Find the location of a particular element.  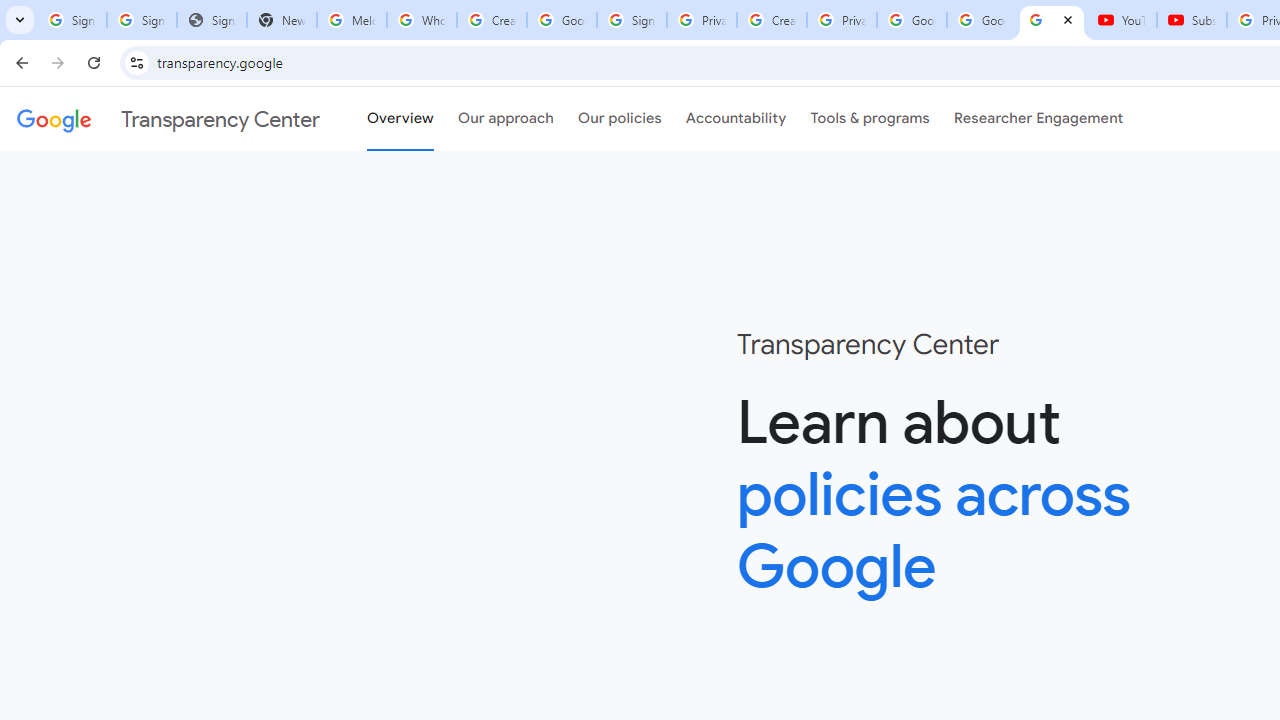

'Create your Google Account' is located at coordinates (492, 20).